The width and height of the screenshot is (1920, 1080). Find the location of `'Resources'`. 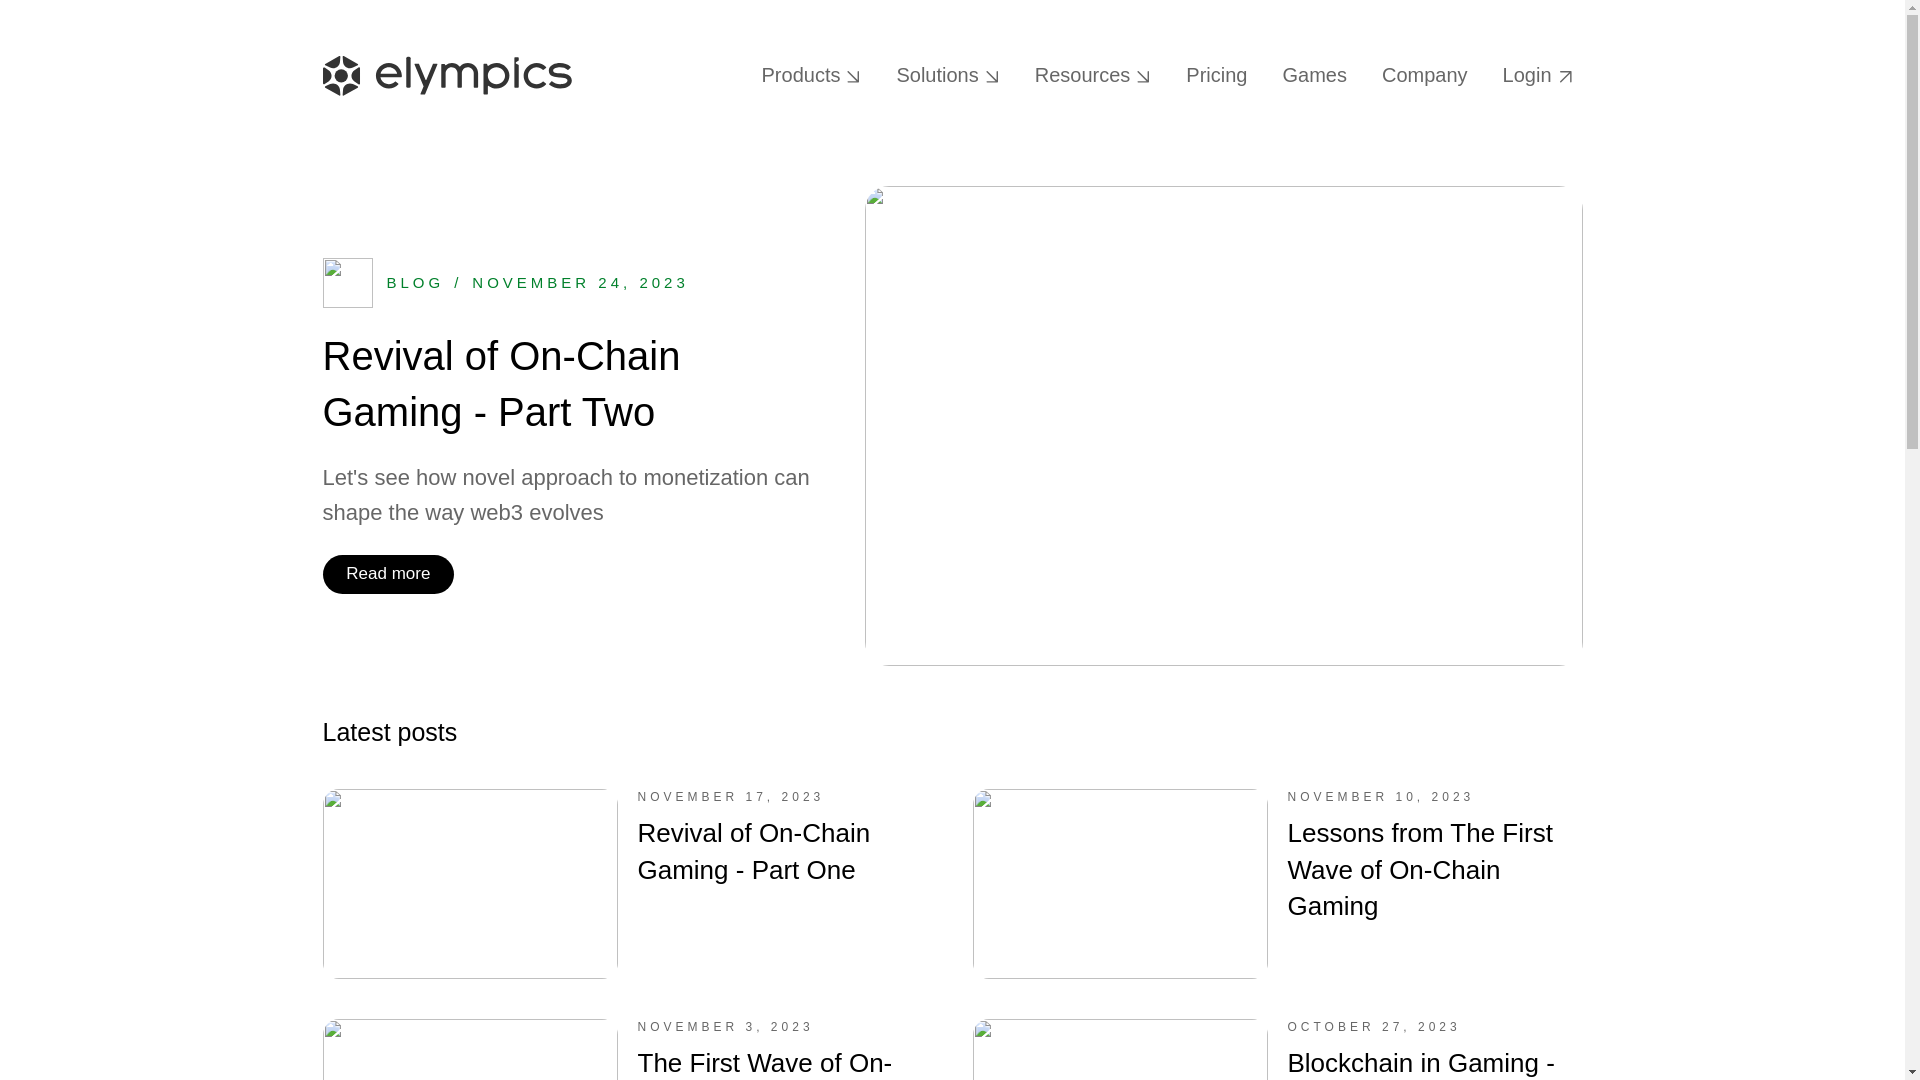

'Resources' is located at coordinates (1092, 74).